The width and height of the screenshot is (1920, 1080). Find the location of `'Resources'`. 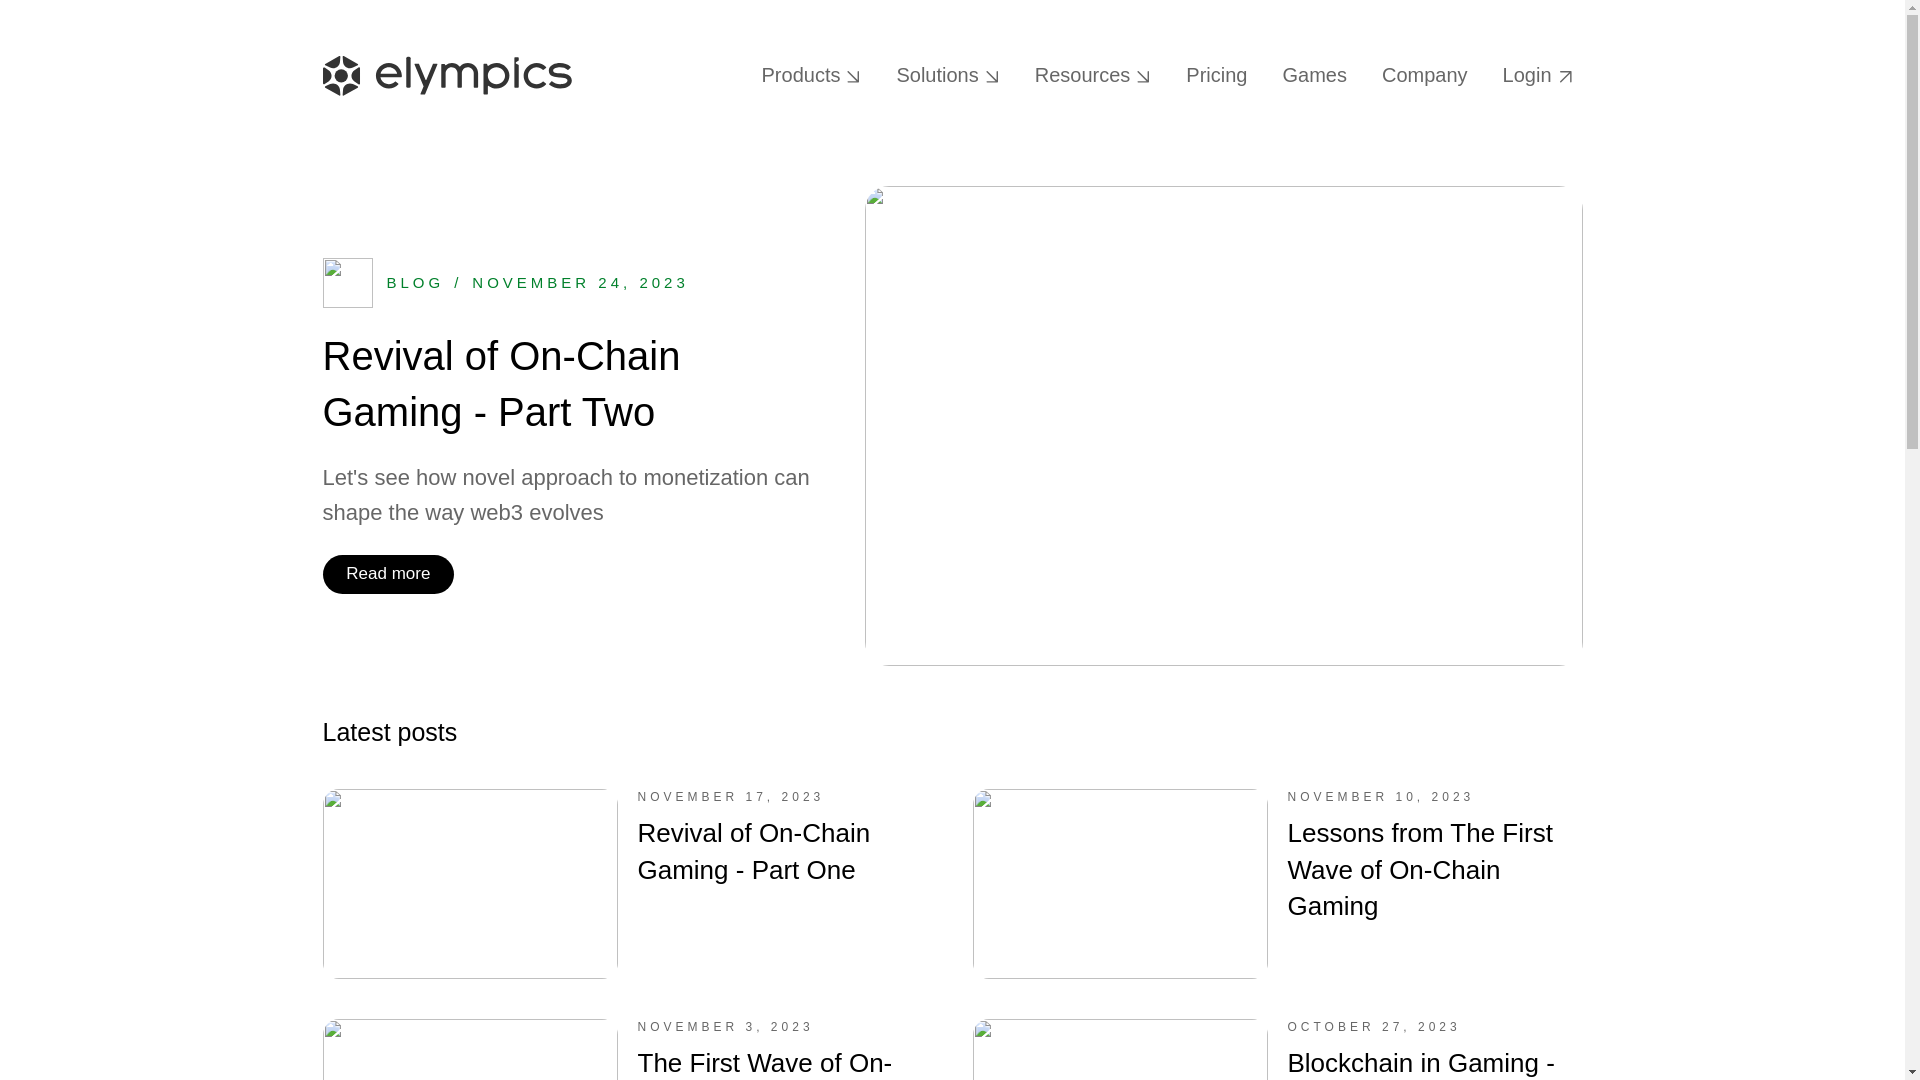

'Resources' is located at coordinates (1092, 74).